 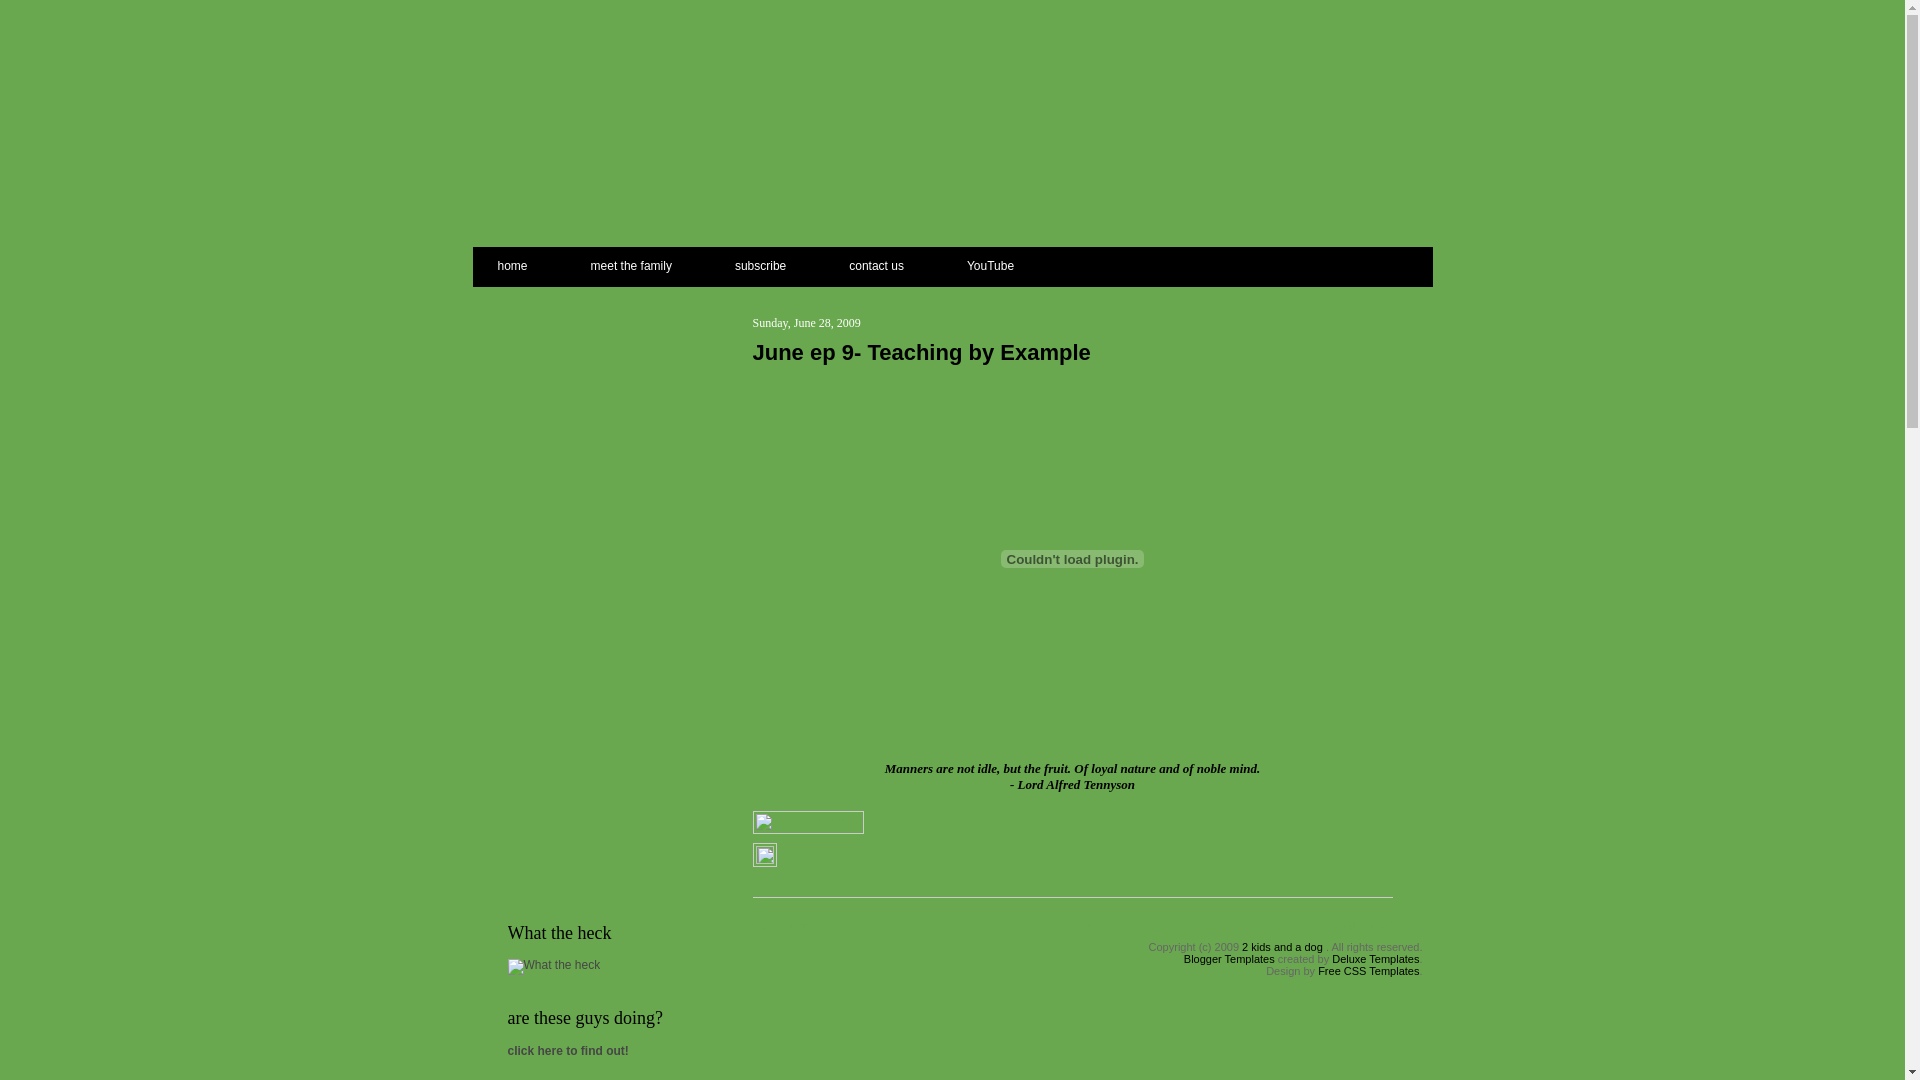 What do you see at coordinates (567, 1049) in the screenshot?
I see `'click here to find out!'` at bounding box center [567, 1049].